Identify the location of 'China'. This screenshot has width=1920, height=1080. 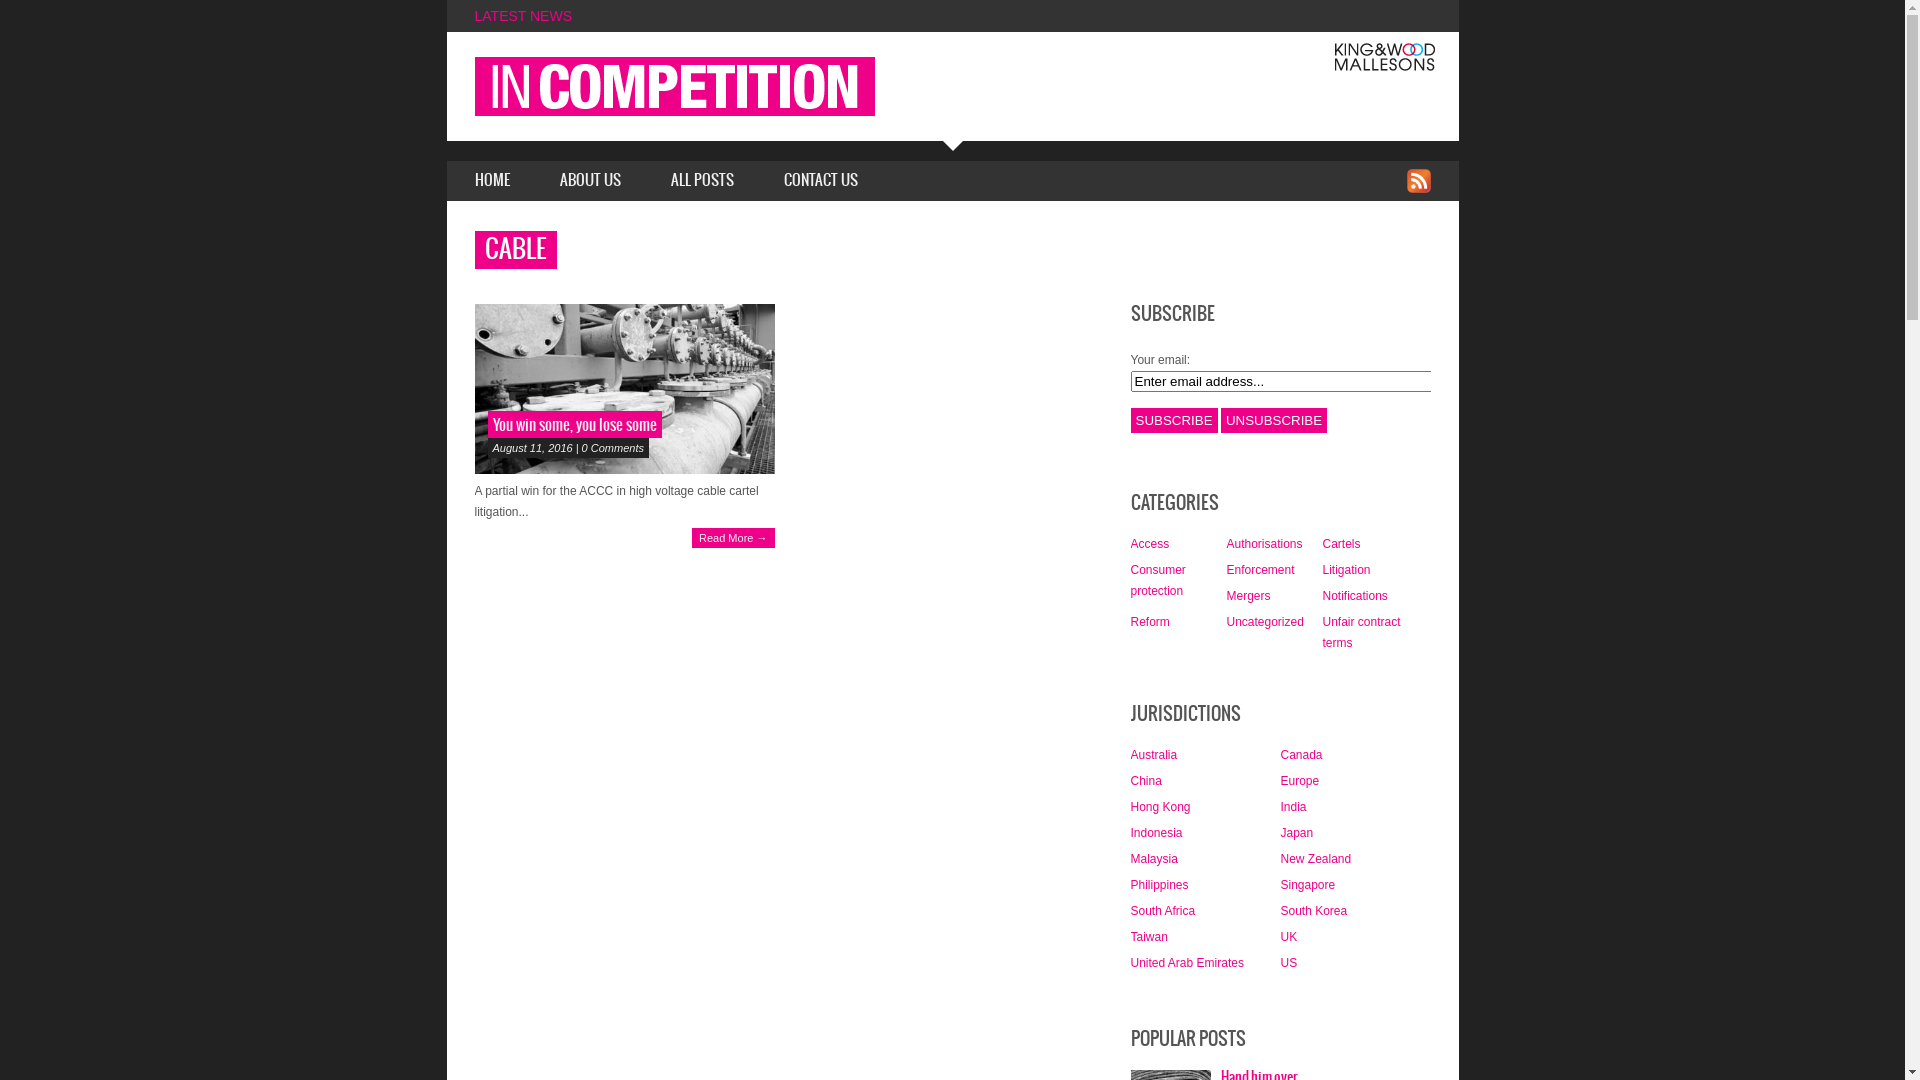
(1145, 779).